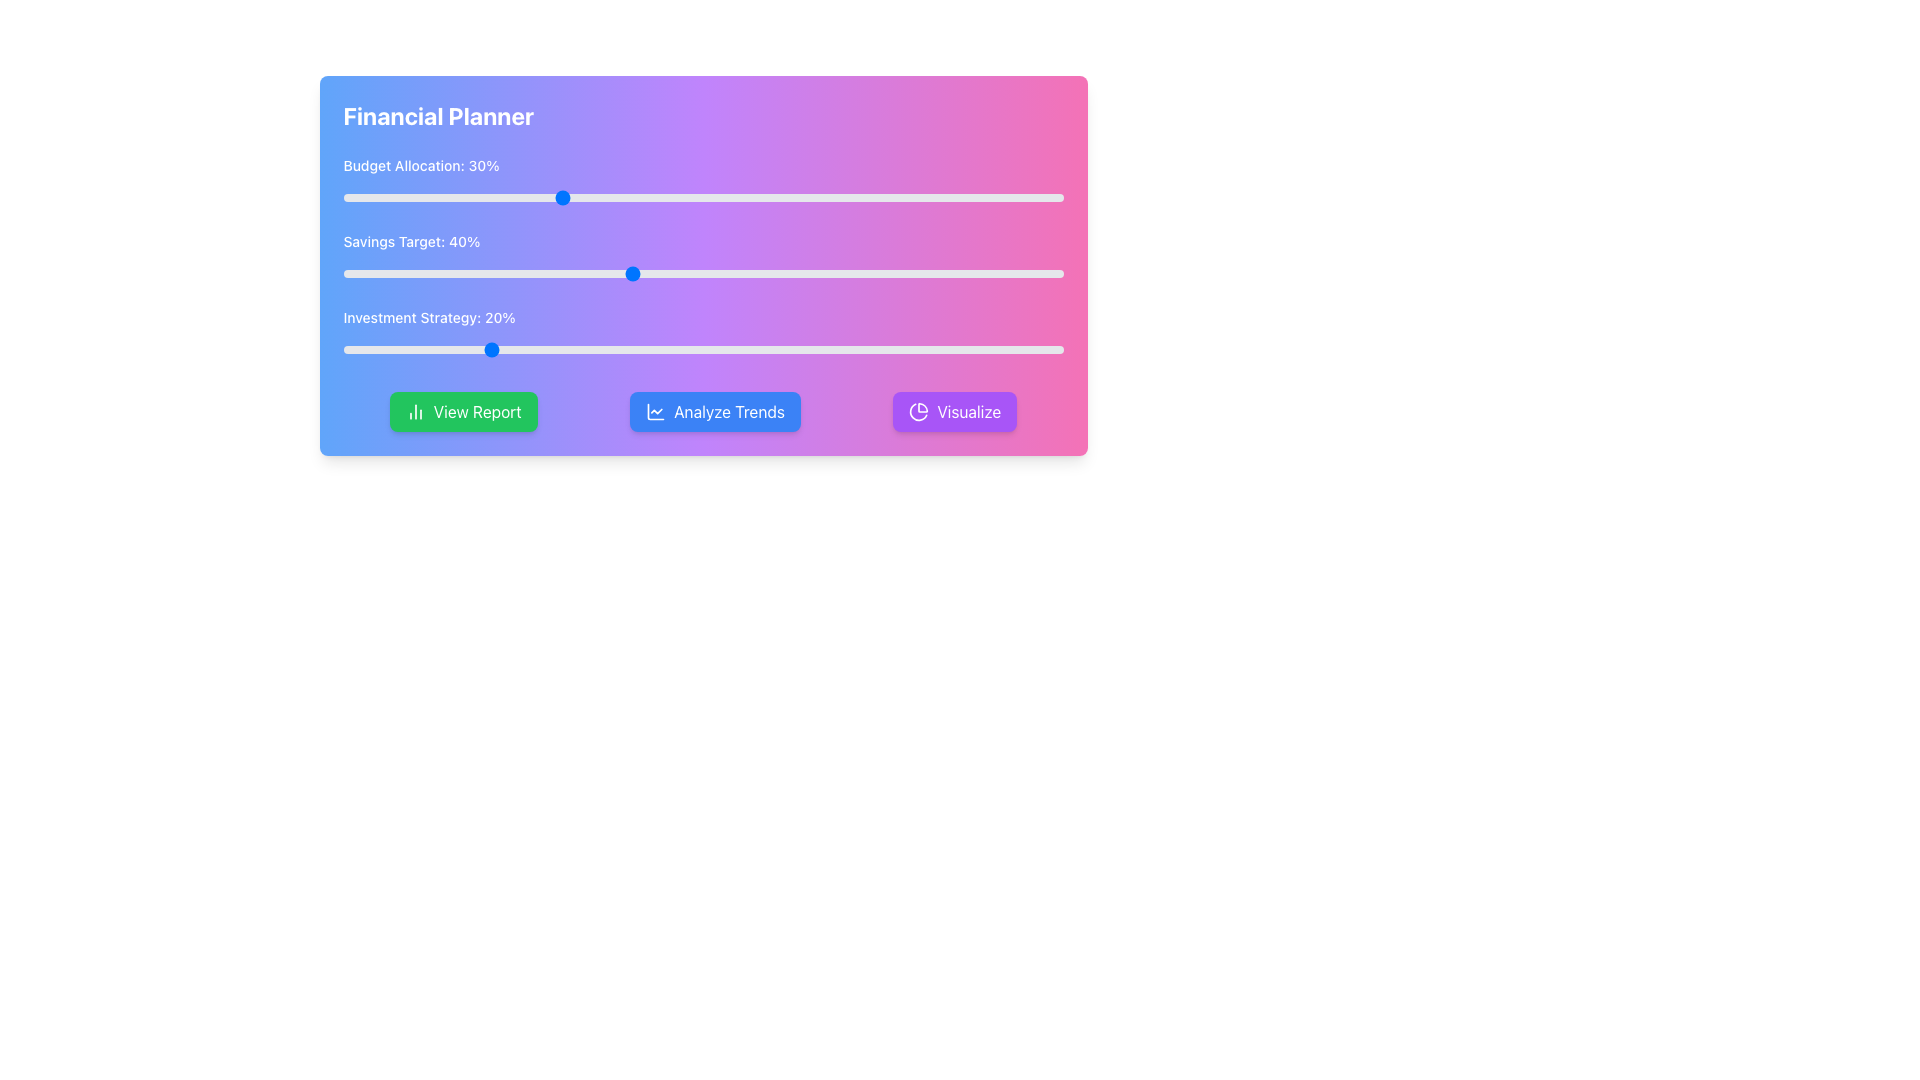  What do you see at coordinates (703, 273) in the screenshot?
I see `the horizontal slider handle located in the 'Financial Planner' section below the text 'Savings Target: 40%'` at bounding box center [703, 273].